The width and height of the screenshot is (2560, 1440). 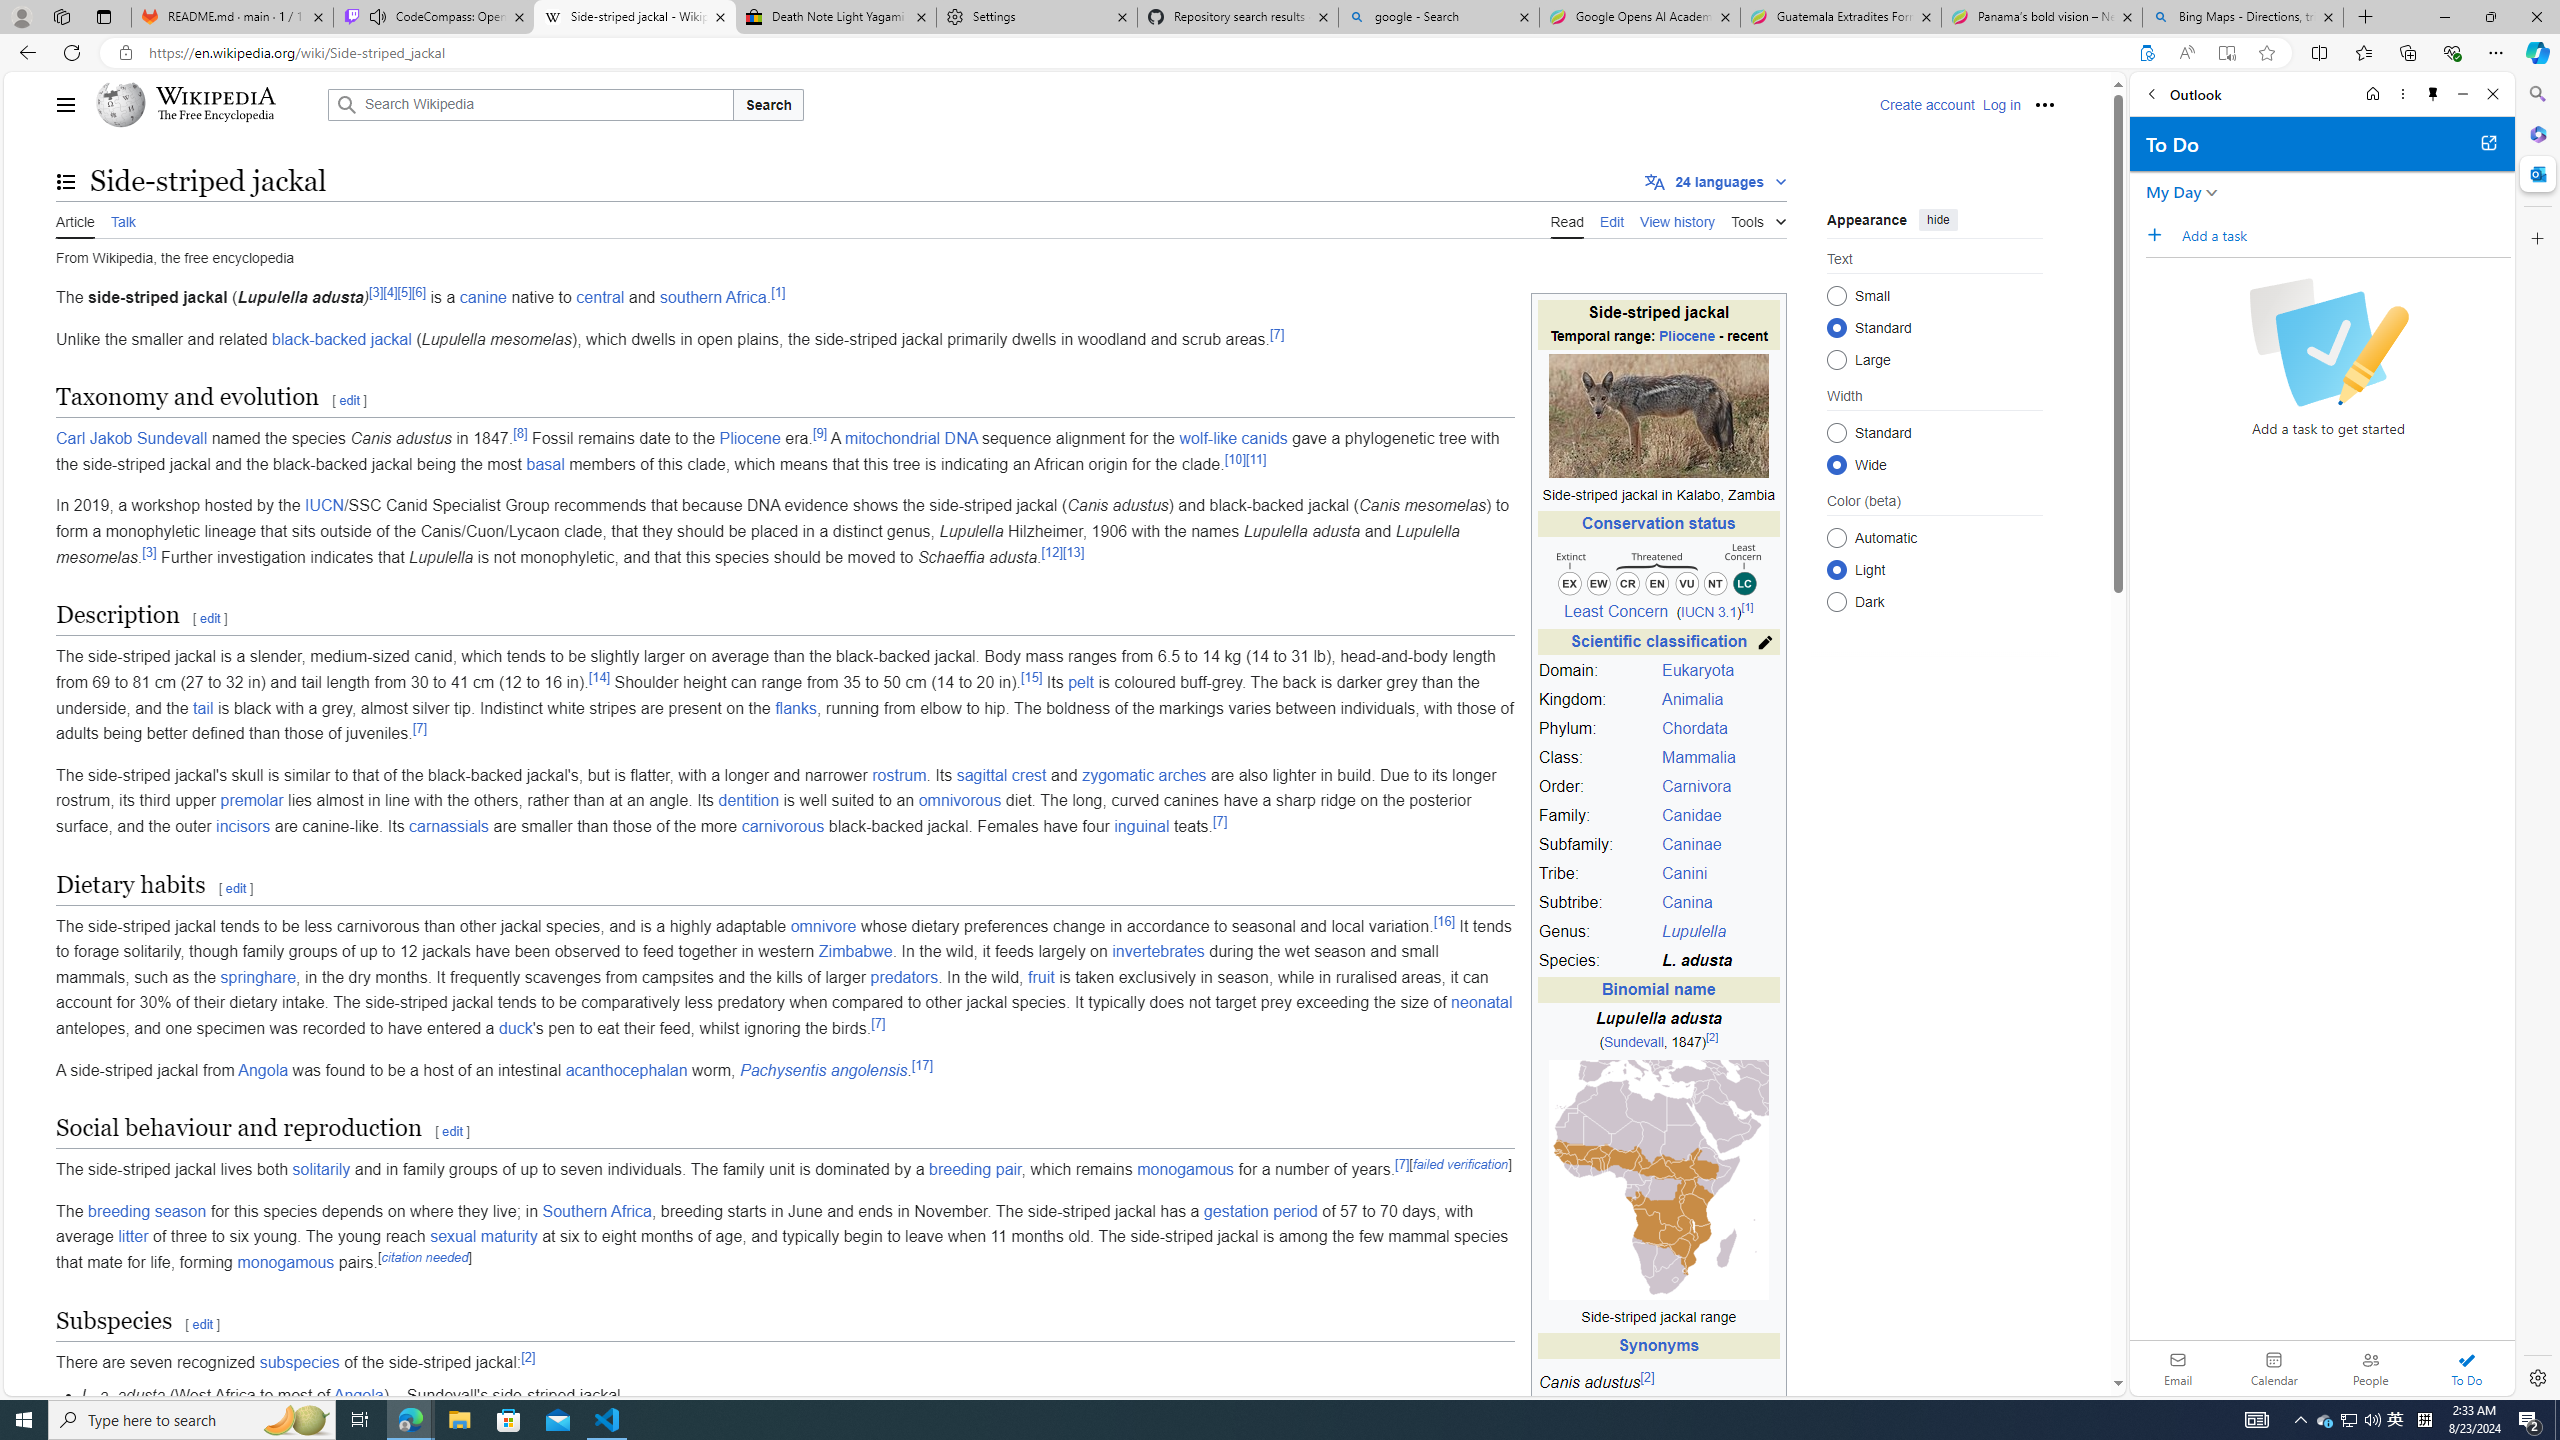 I want to click on 'sexual maturity', so click(x=482, y=1236).